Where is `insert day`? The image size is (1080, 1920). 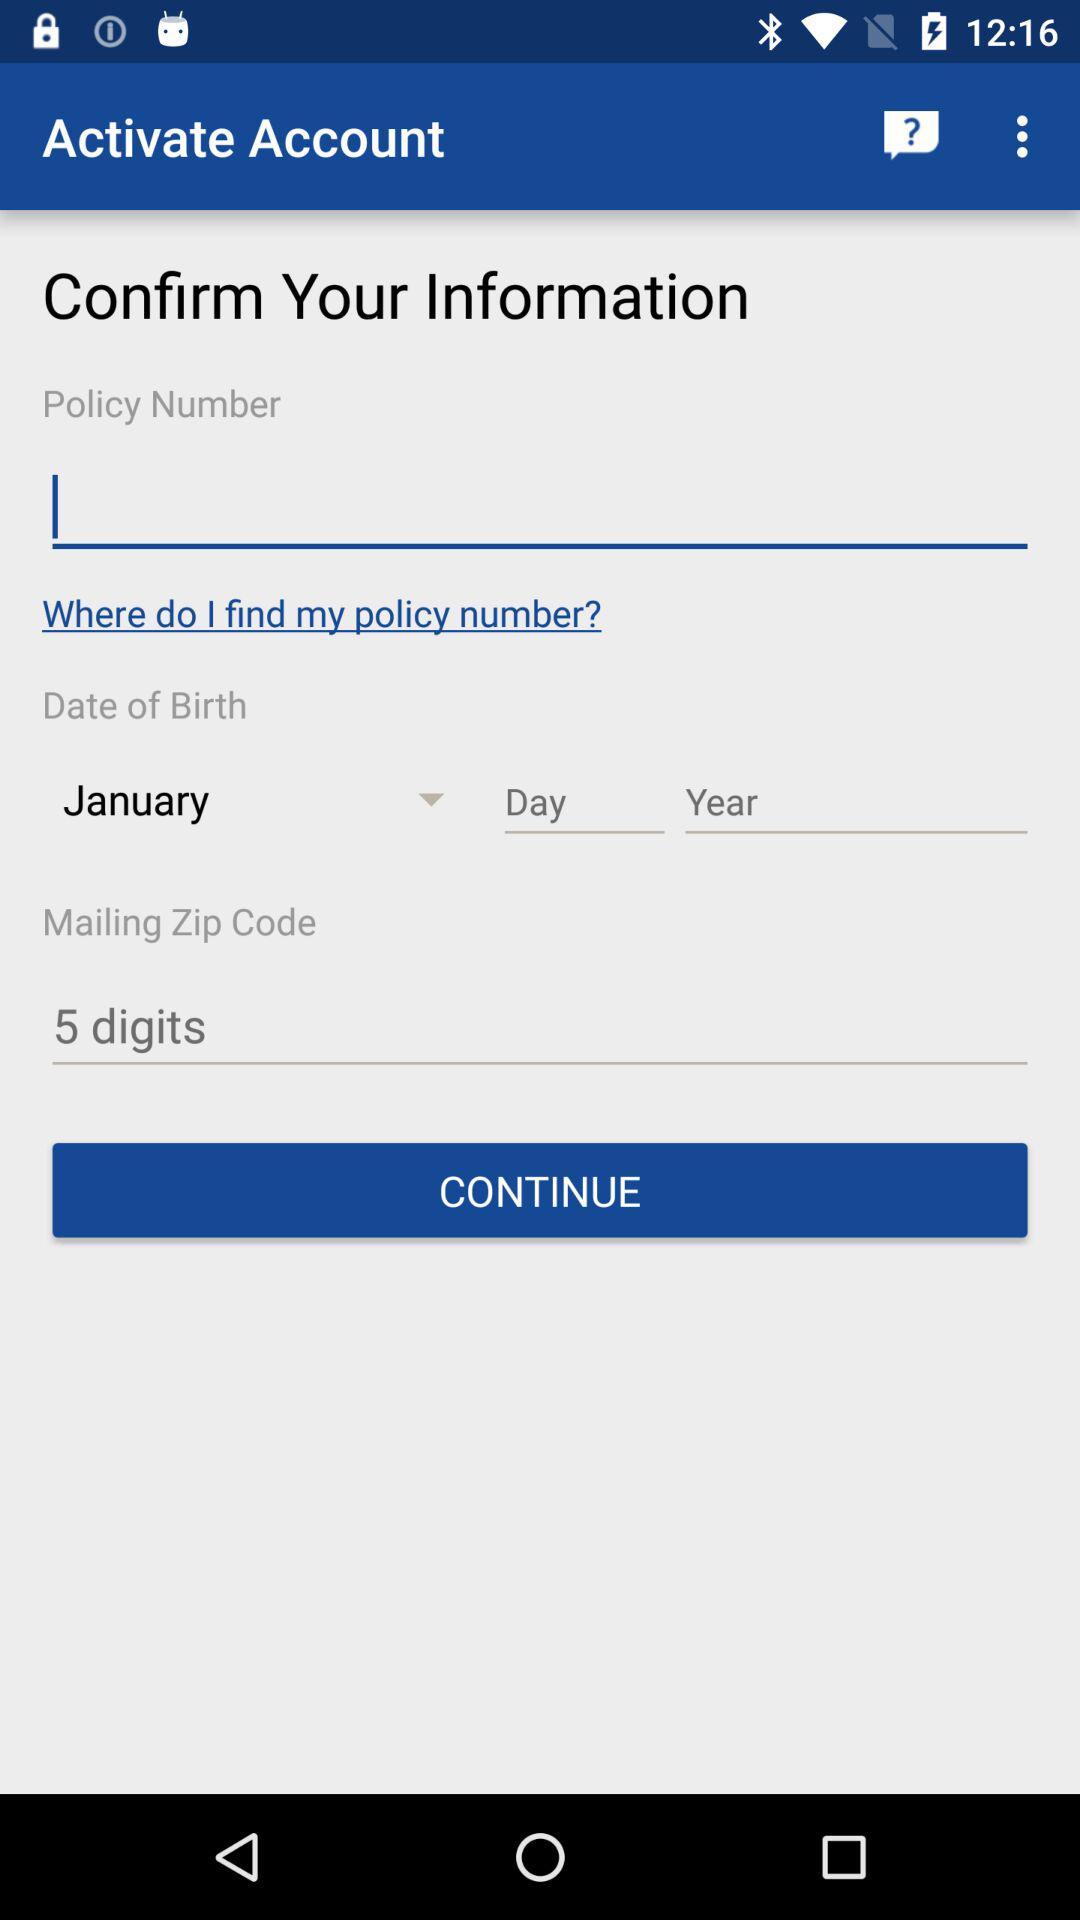
insert day is located at coordinates (584, 802).